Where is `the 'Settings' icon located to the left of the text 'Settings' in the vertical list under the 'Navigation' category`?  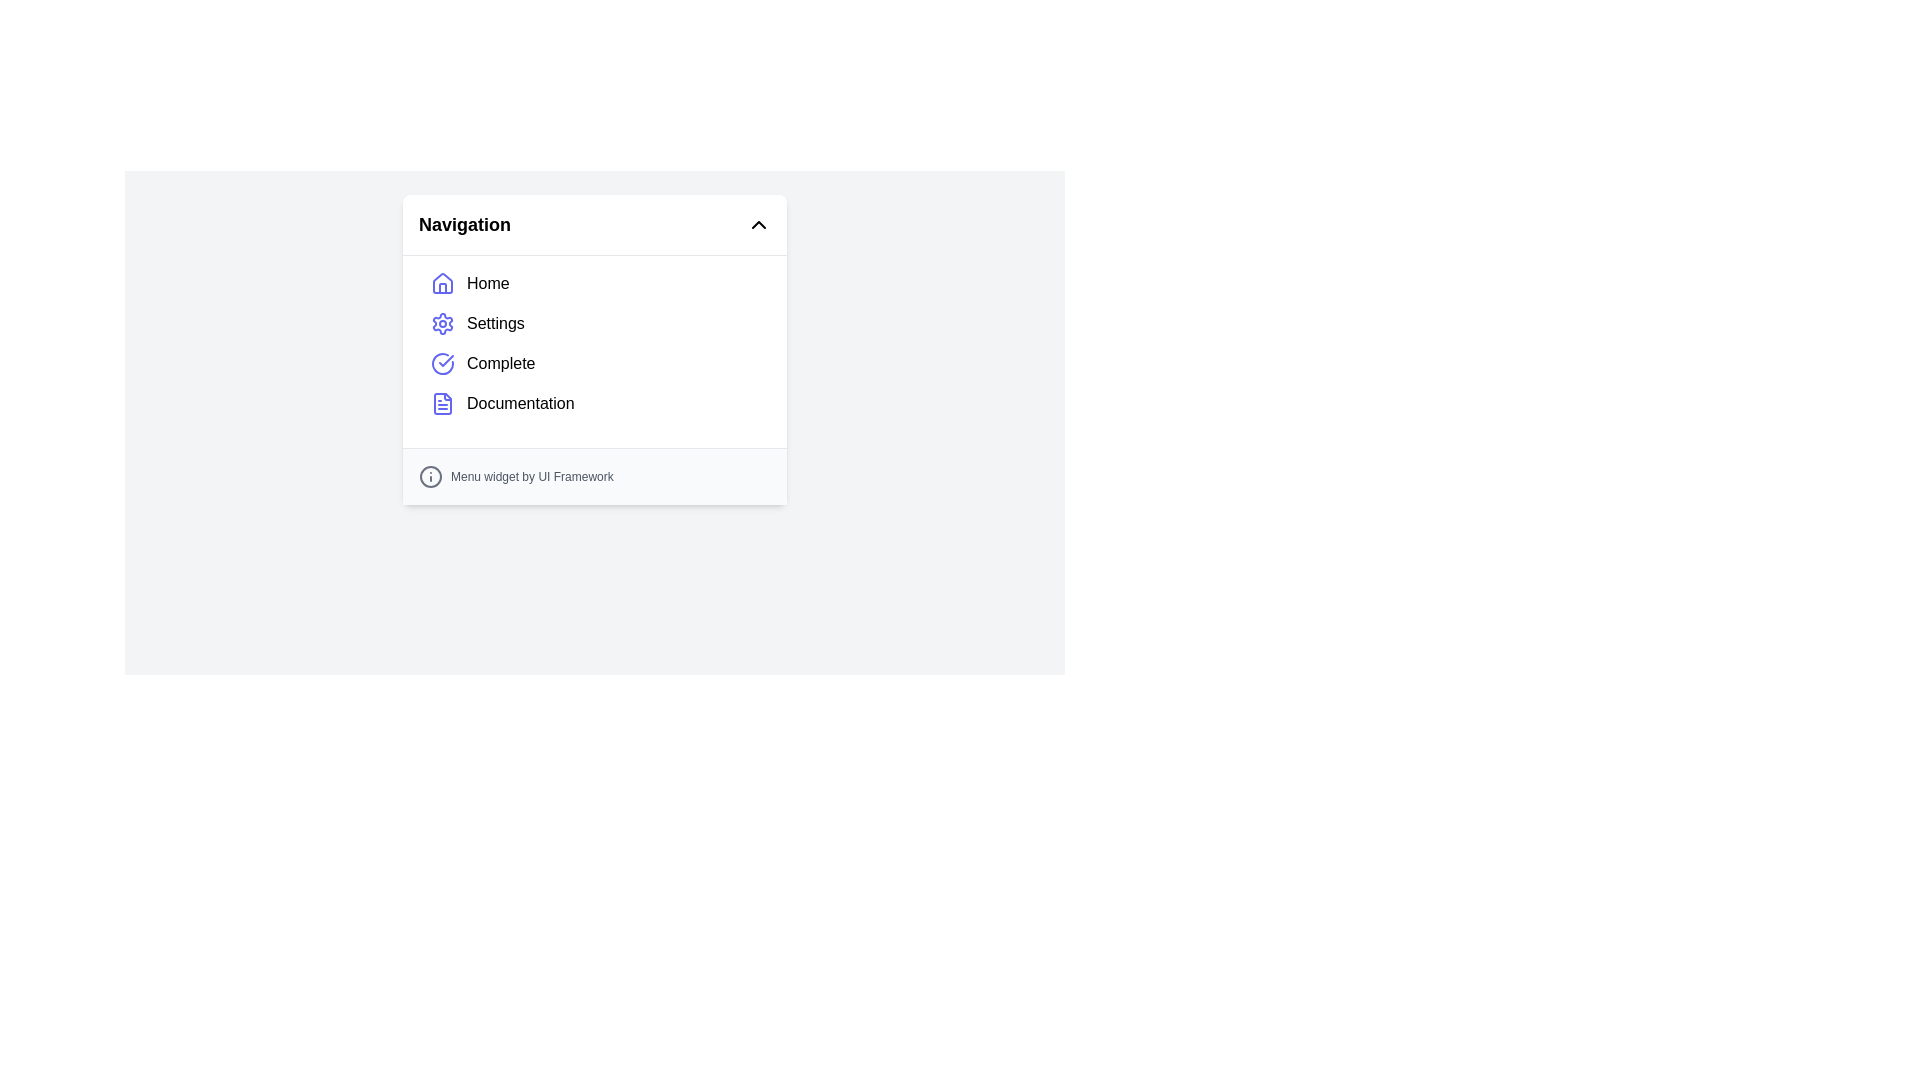
the 'Settings' icon located to the left of the text 'Settings' in the vertical list under the 'Navigation' category is located at coordinates (441, 323).